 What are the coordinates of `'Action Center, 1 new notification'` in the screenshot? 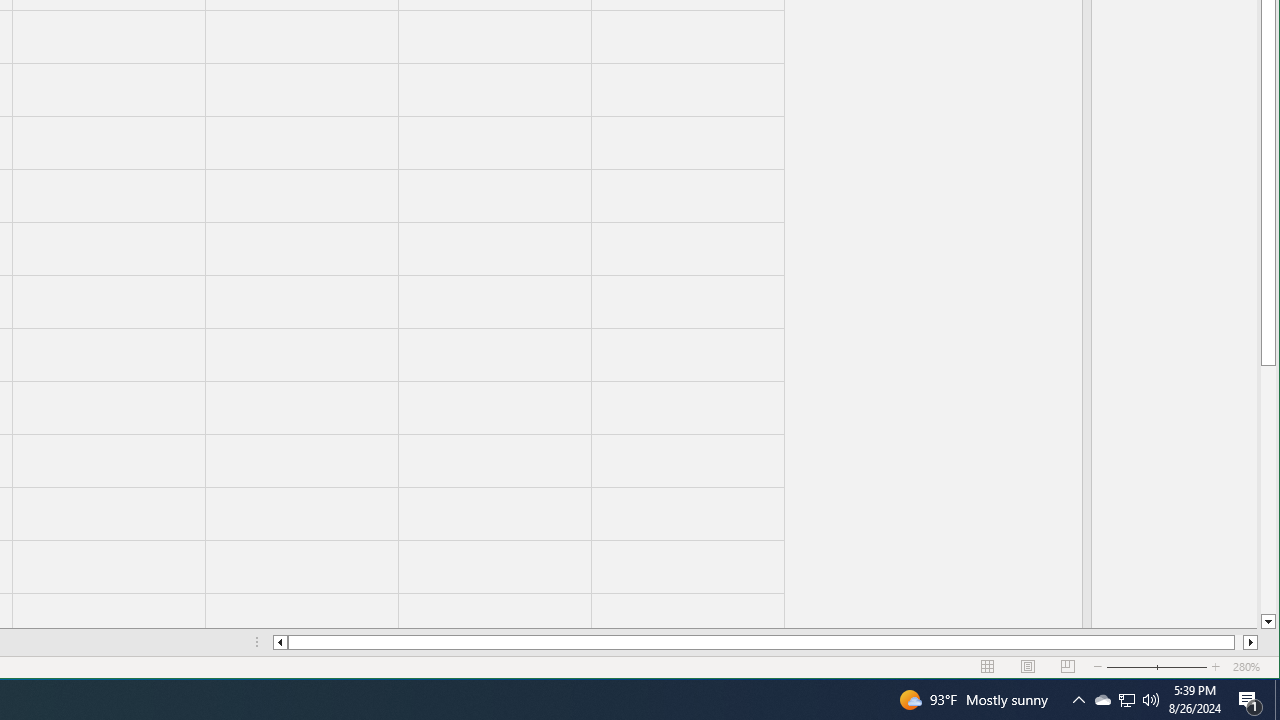 It's located at (1250, 698).